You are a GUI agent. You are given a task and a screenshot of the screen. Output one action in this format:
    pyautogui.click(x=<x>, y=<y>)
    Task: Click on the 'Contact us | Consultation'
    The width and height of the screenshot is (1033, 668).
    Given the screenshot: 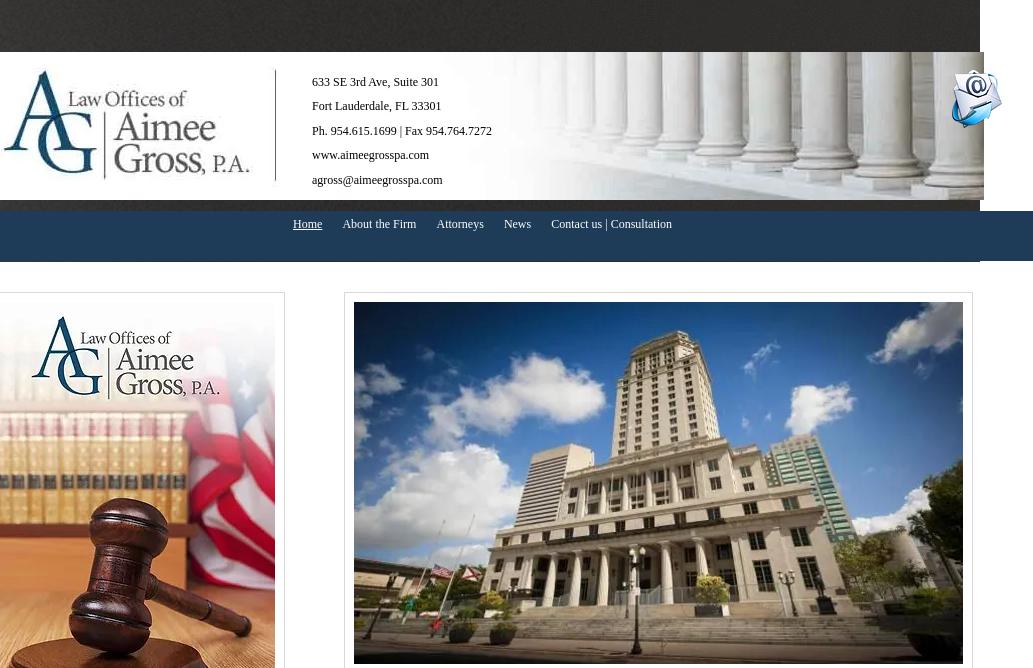 What is the action you would take?
    pyautogui.click(x=610, y=223)
    